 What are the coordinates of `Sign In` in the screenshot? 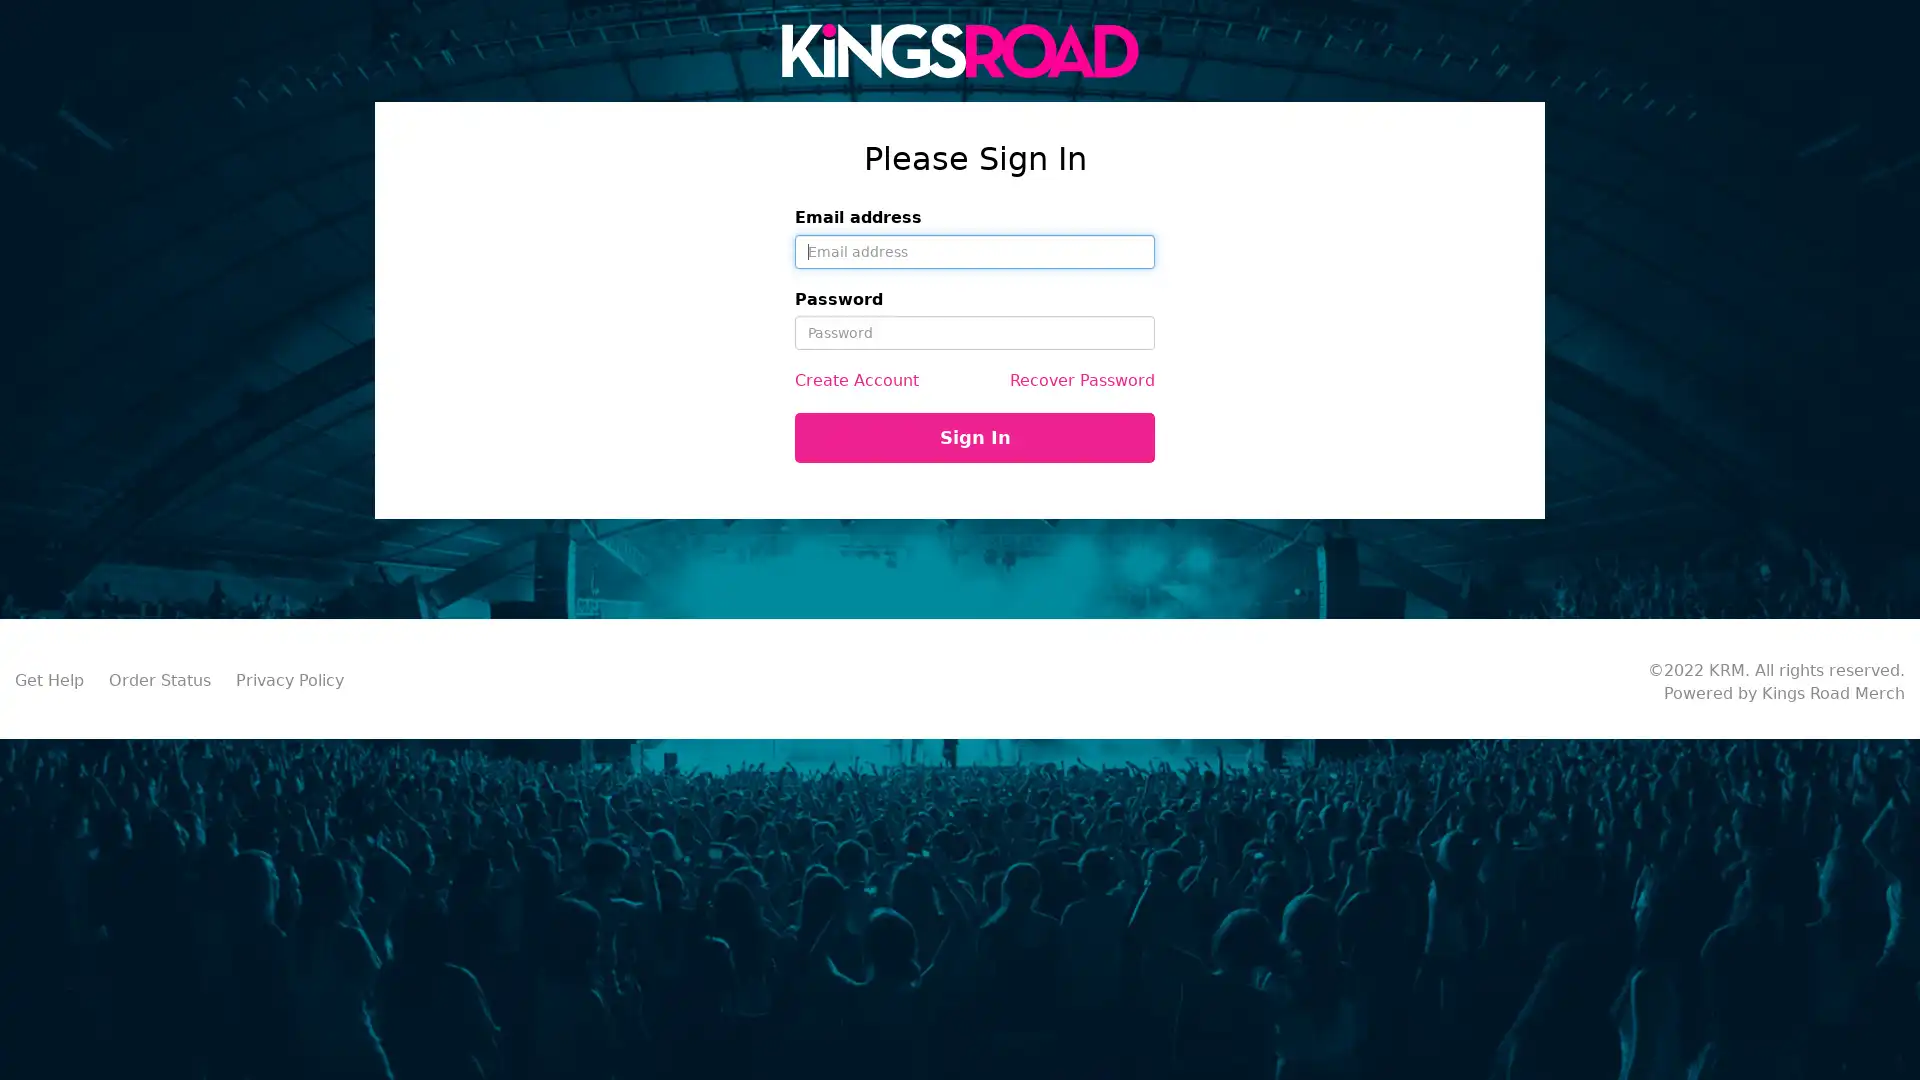 It's located at (974, 437).